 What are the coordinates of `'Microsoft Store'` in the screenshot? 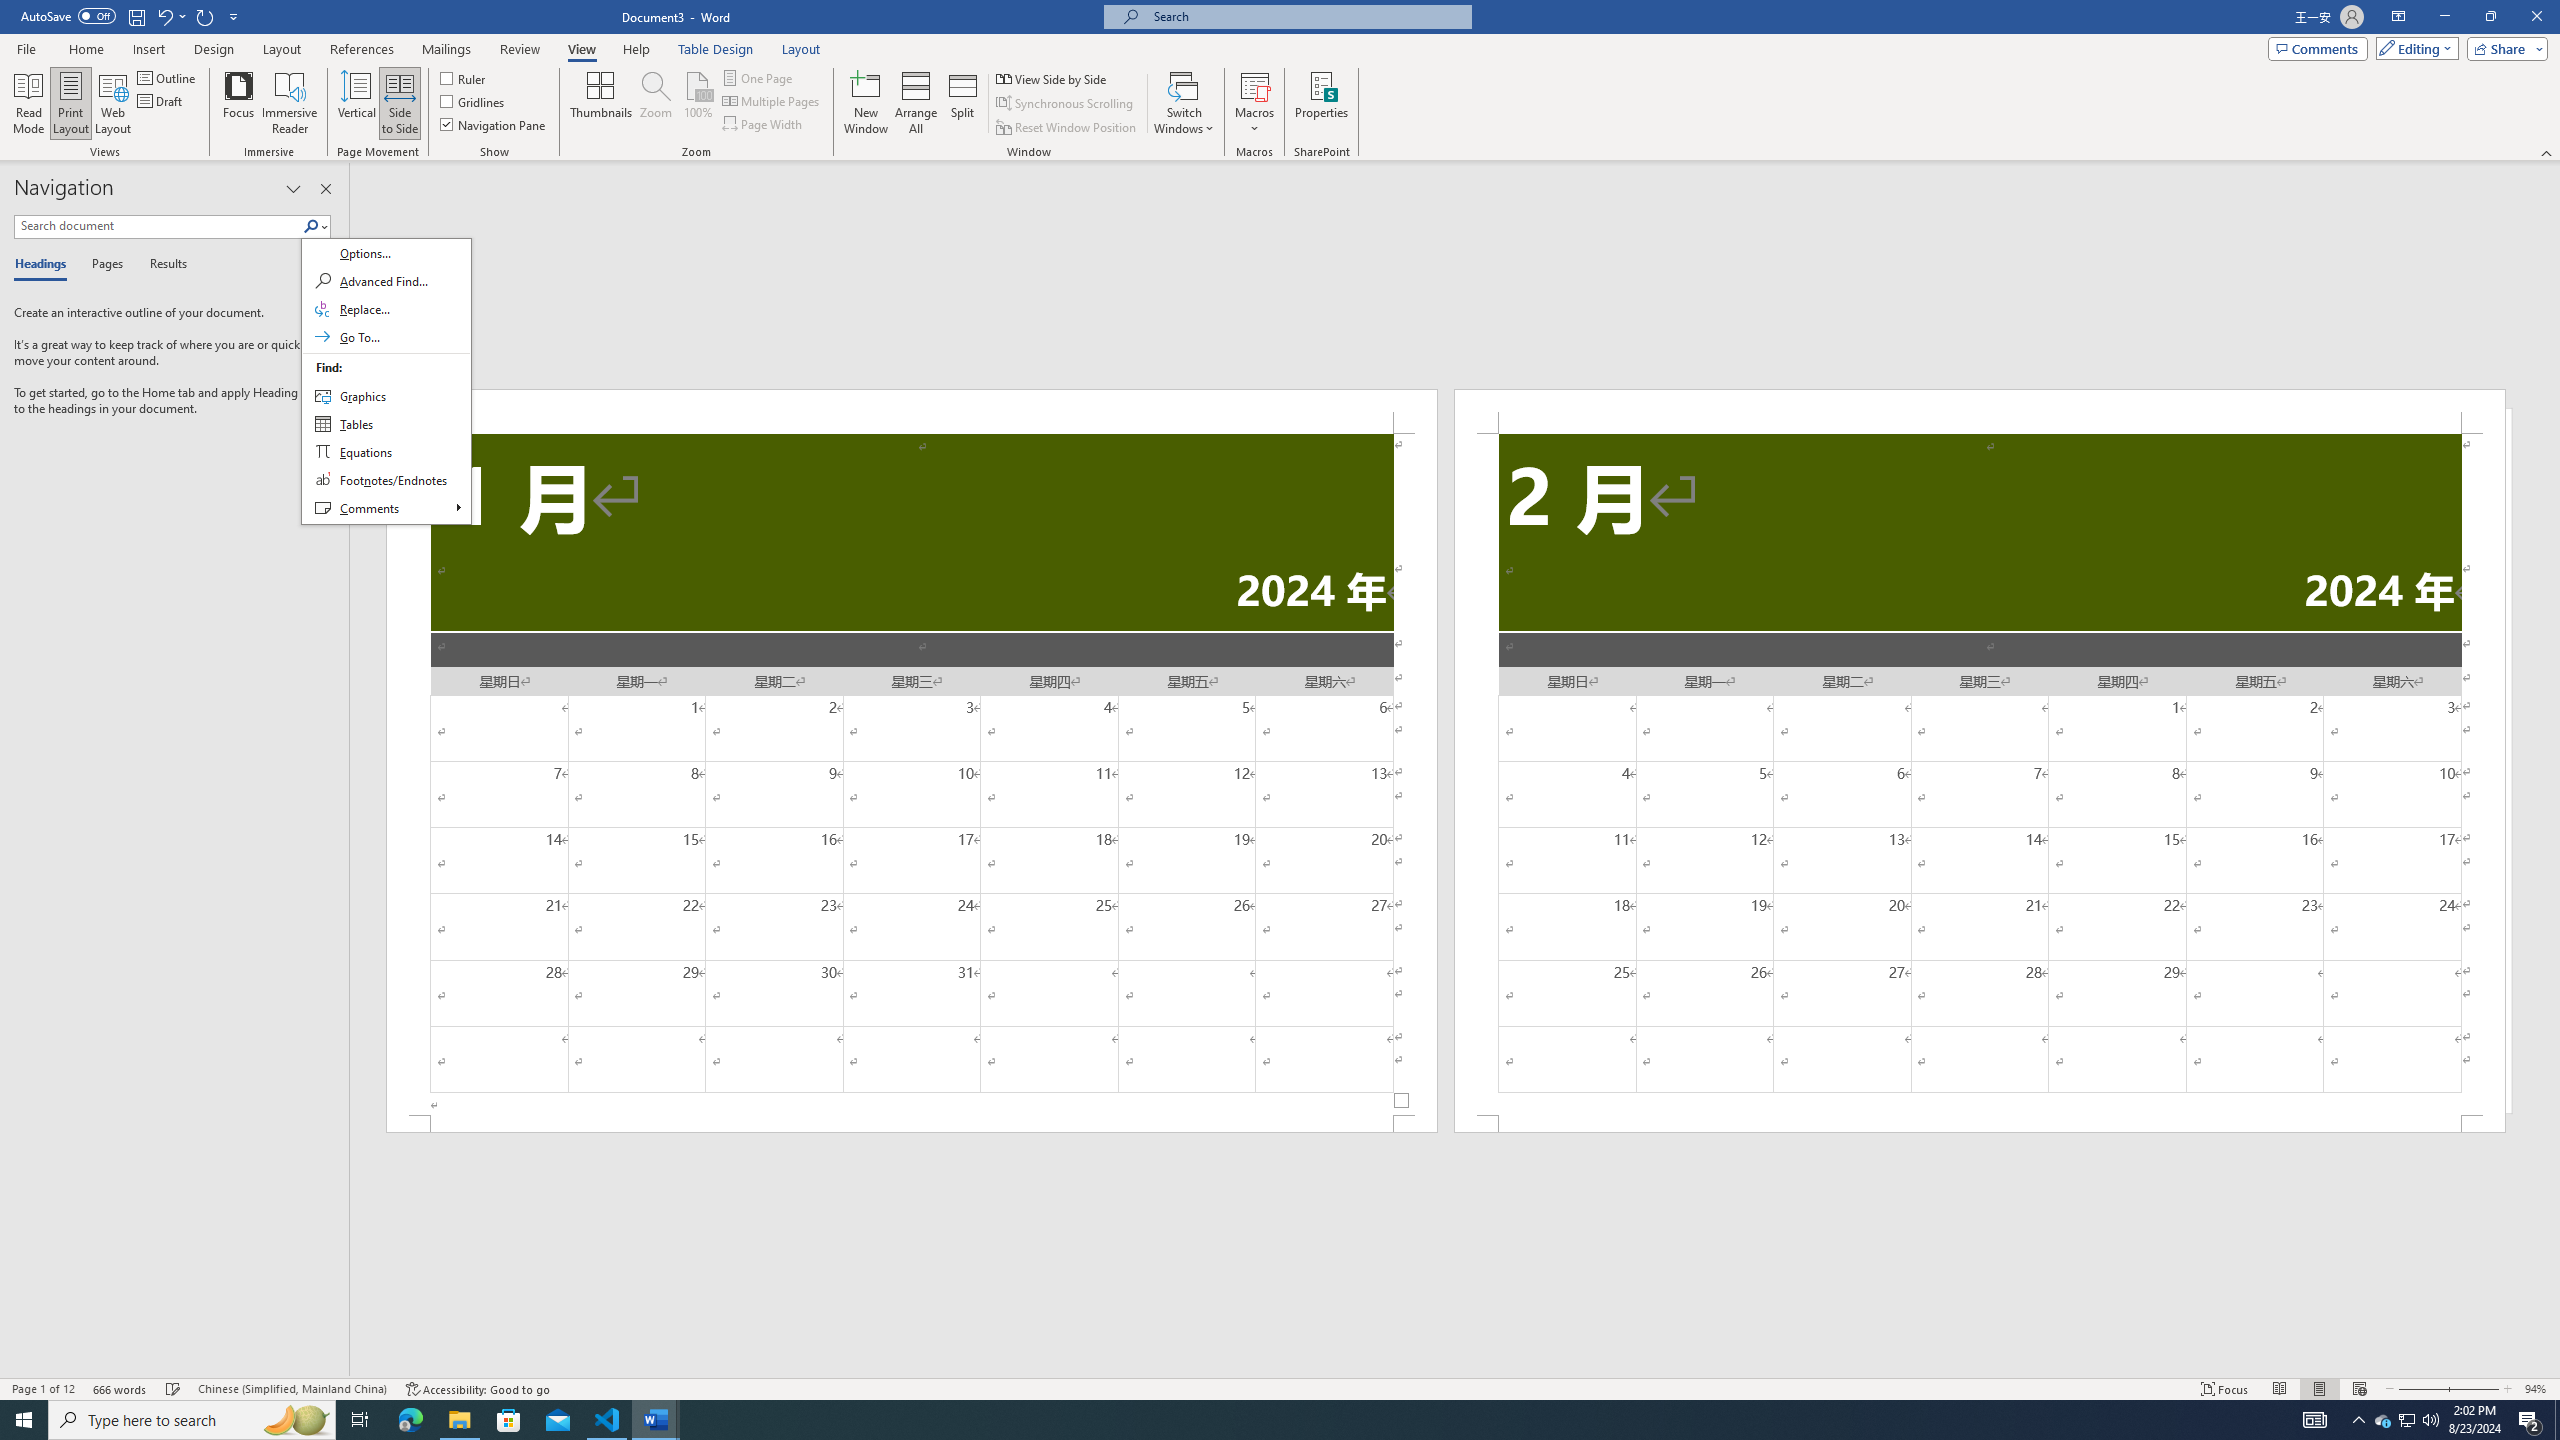 It's located at (509, 1418).